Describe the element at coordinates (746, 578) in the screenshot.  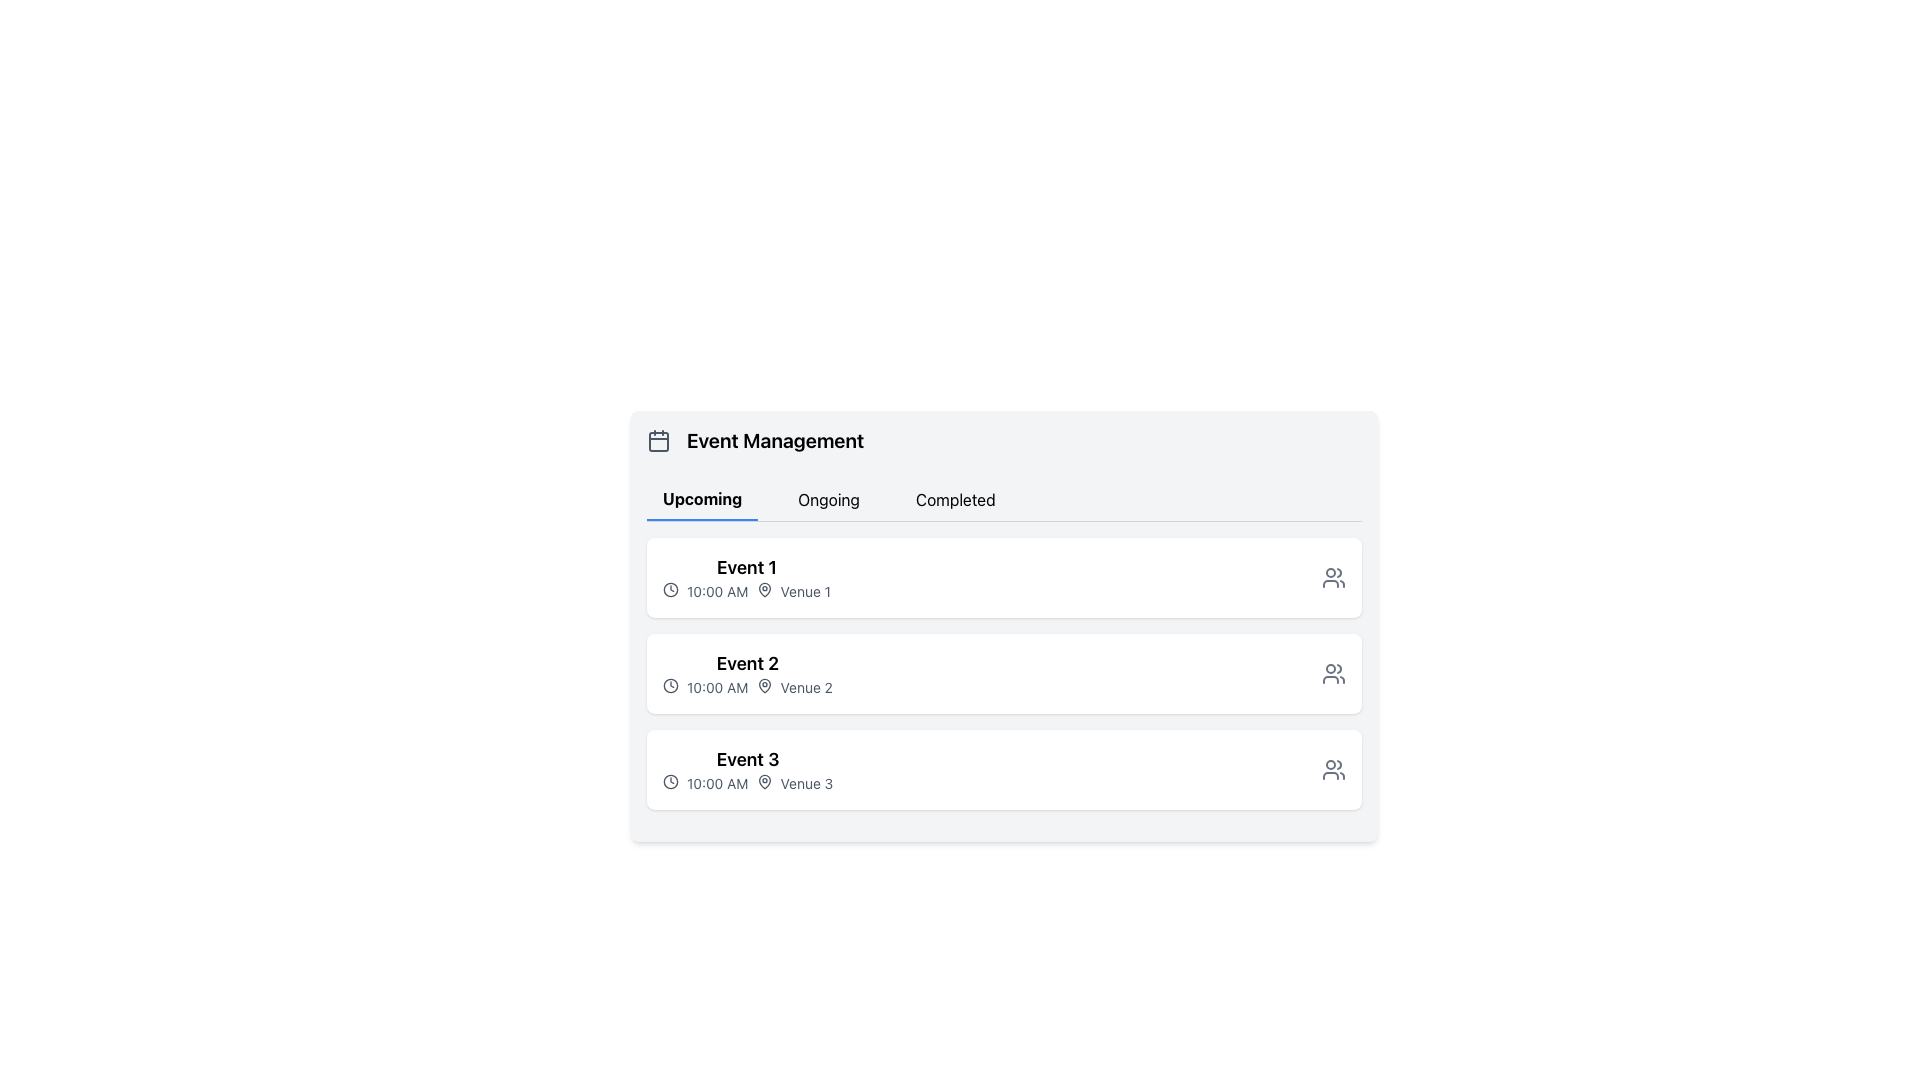
I see `the event entry displaying 'Event 1' with time '10:00 AM Venue 1', which includes a clock and pin icon, located at the top of the 'Upcoming' tab list` at that location.